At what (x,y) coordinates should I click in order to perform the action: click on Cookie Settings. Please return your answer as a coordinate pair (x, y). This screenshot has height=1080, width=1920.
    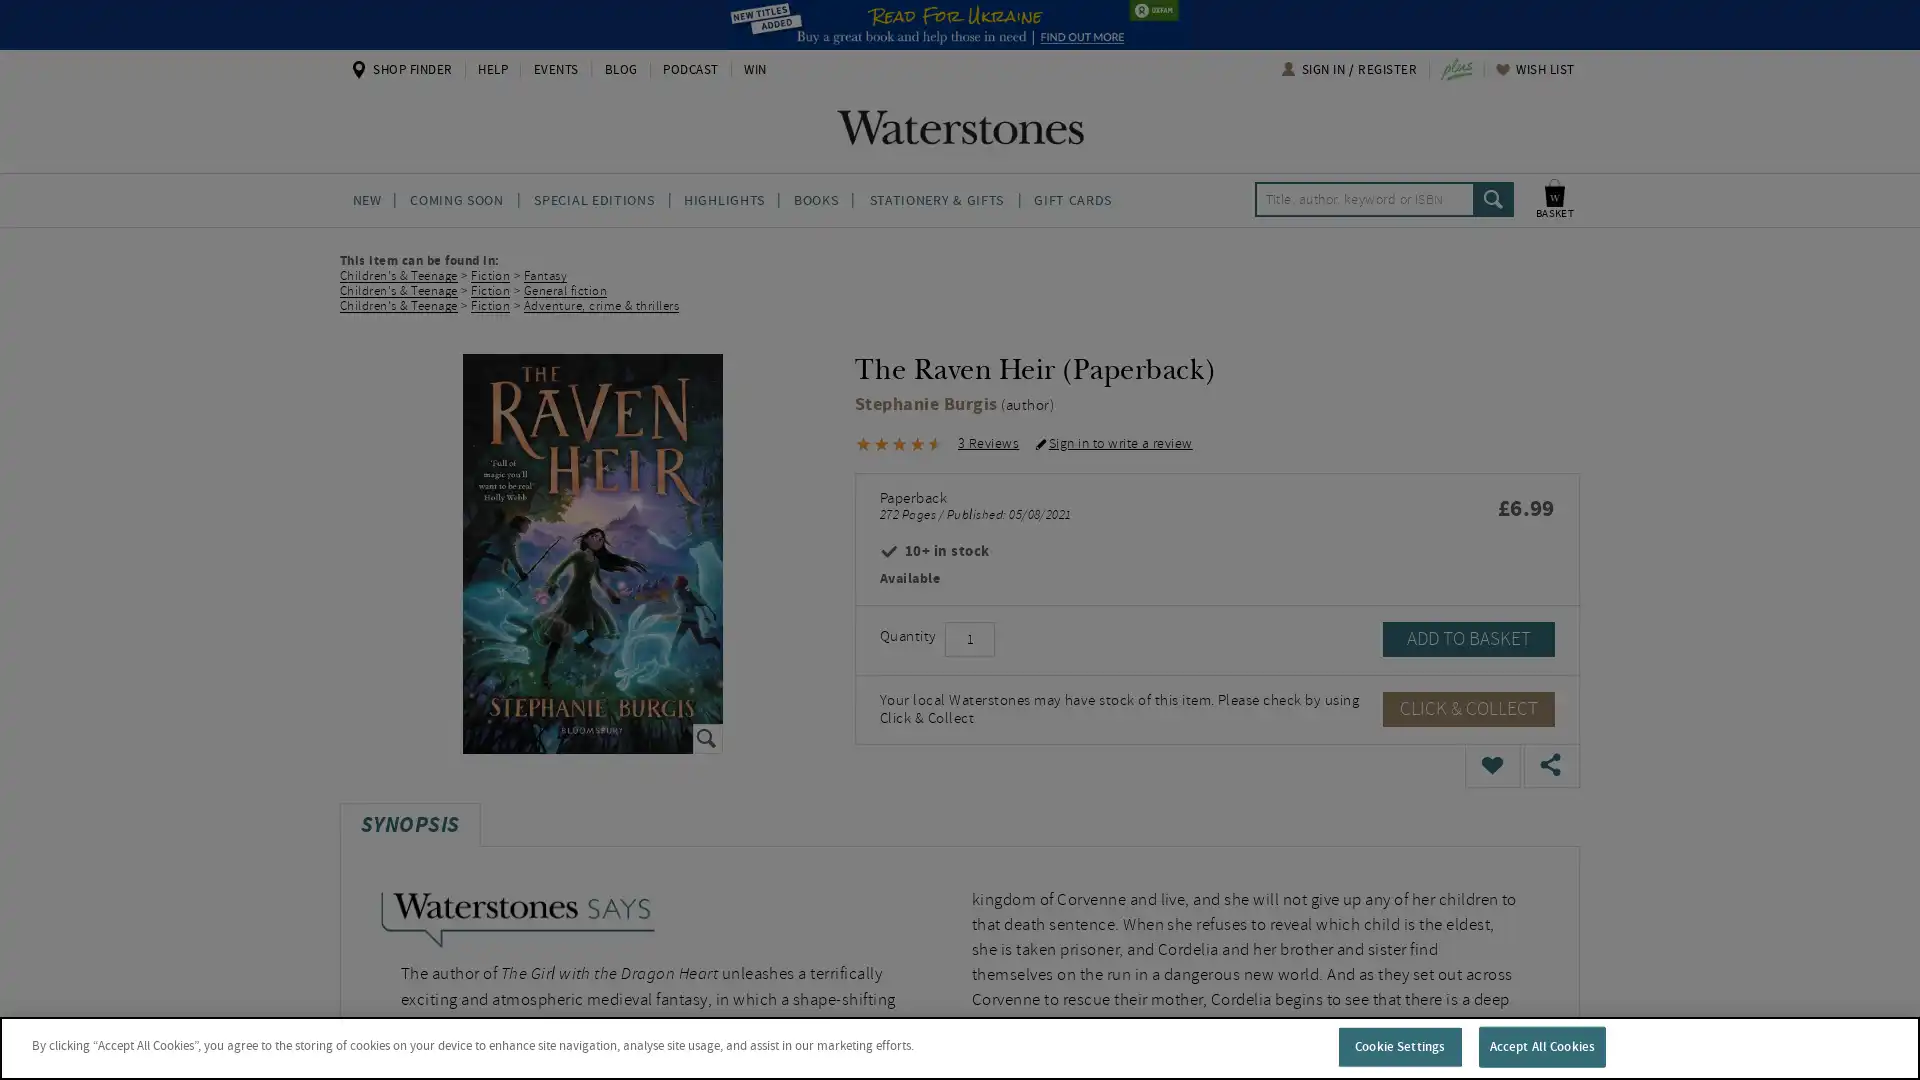
    Looking at the image, I should click on (1398, 1045).